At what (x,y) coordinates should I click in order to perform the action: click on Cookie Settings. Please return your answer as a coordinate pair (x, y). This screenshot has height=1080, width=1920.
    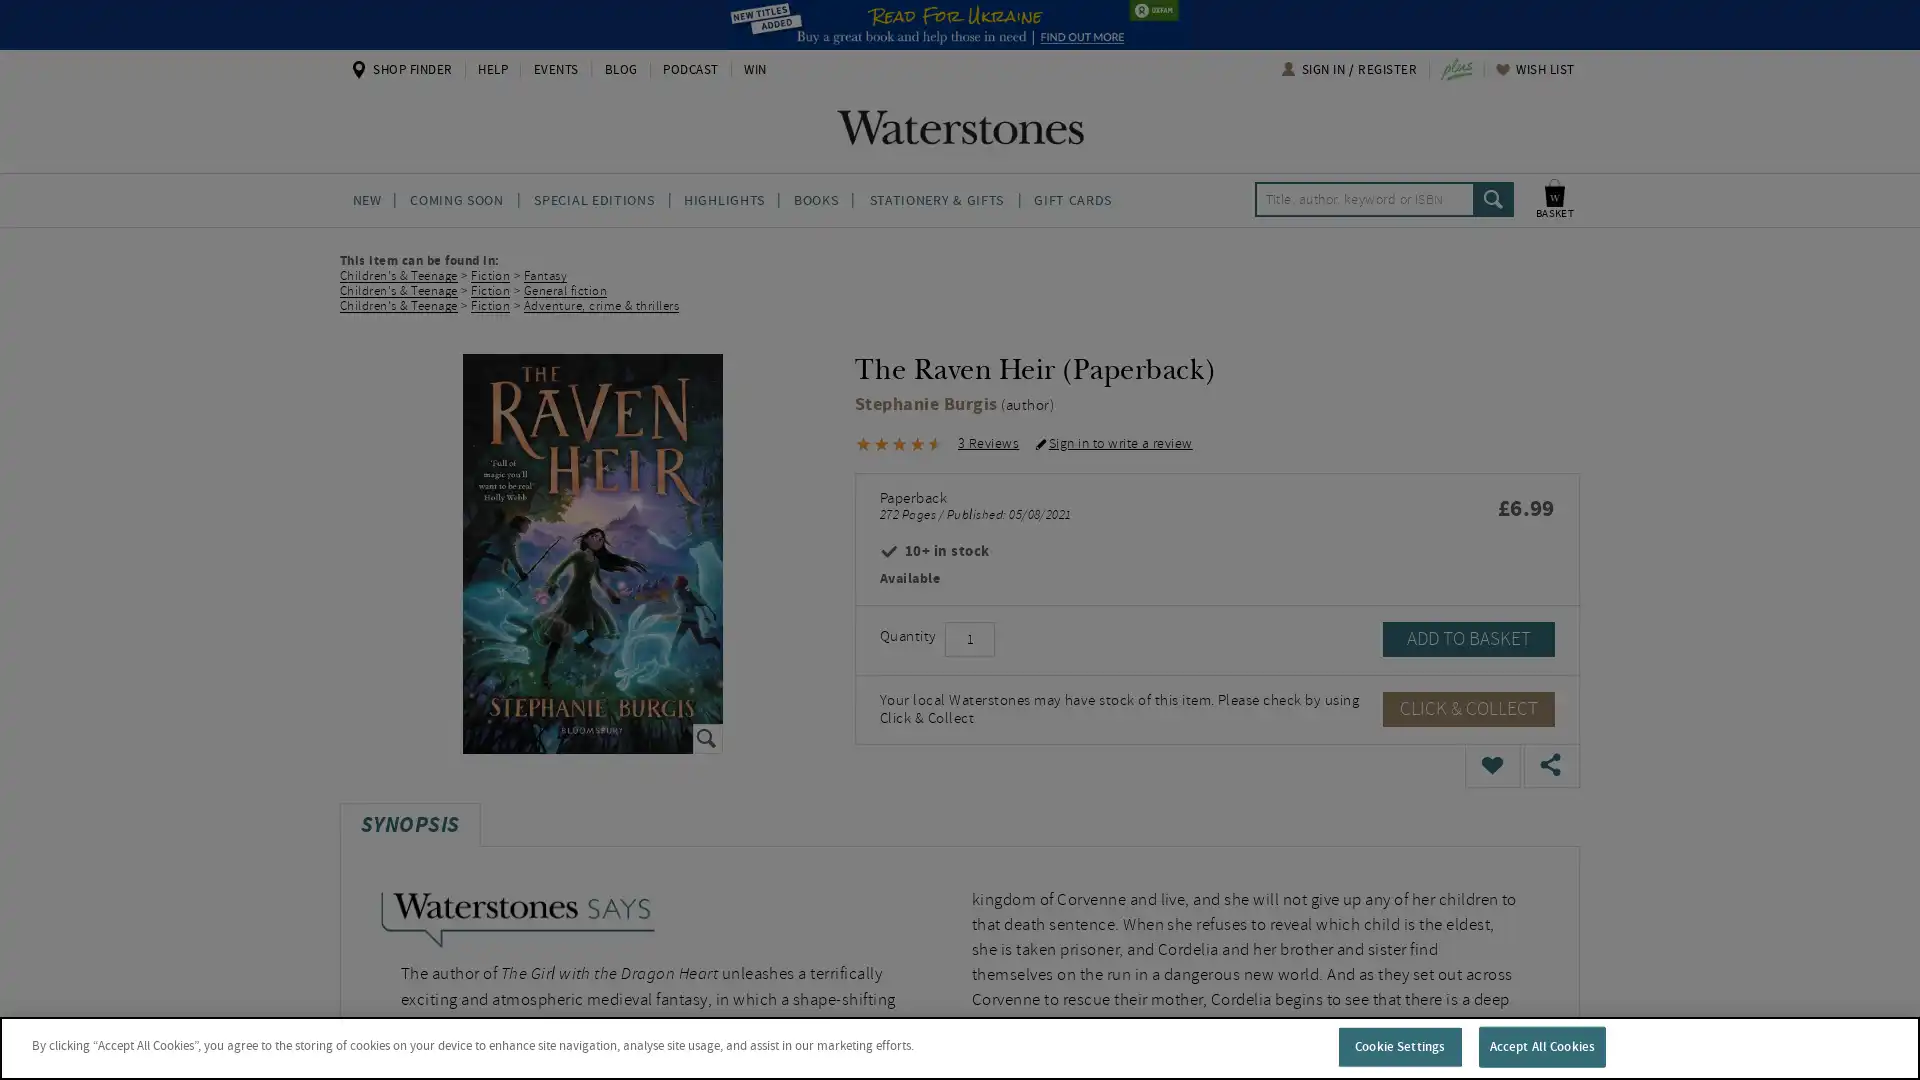
    Looking at the image, I should click on (1398, 1045).